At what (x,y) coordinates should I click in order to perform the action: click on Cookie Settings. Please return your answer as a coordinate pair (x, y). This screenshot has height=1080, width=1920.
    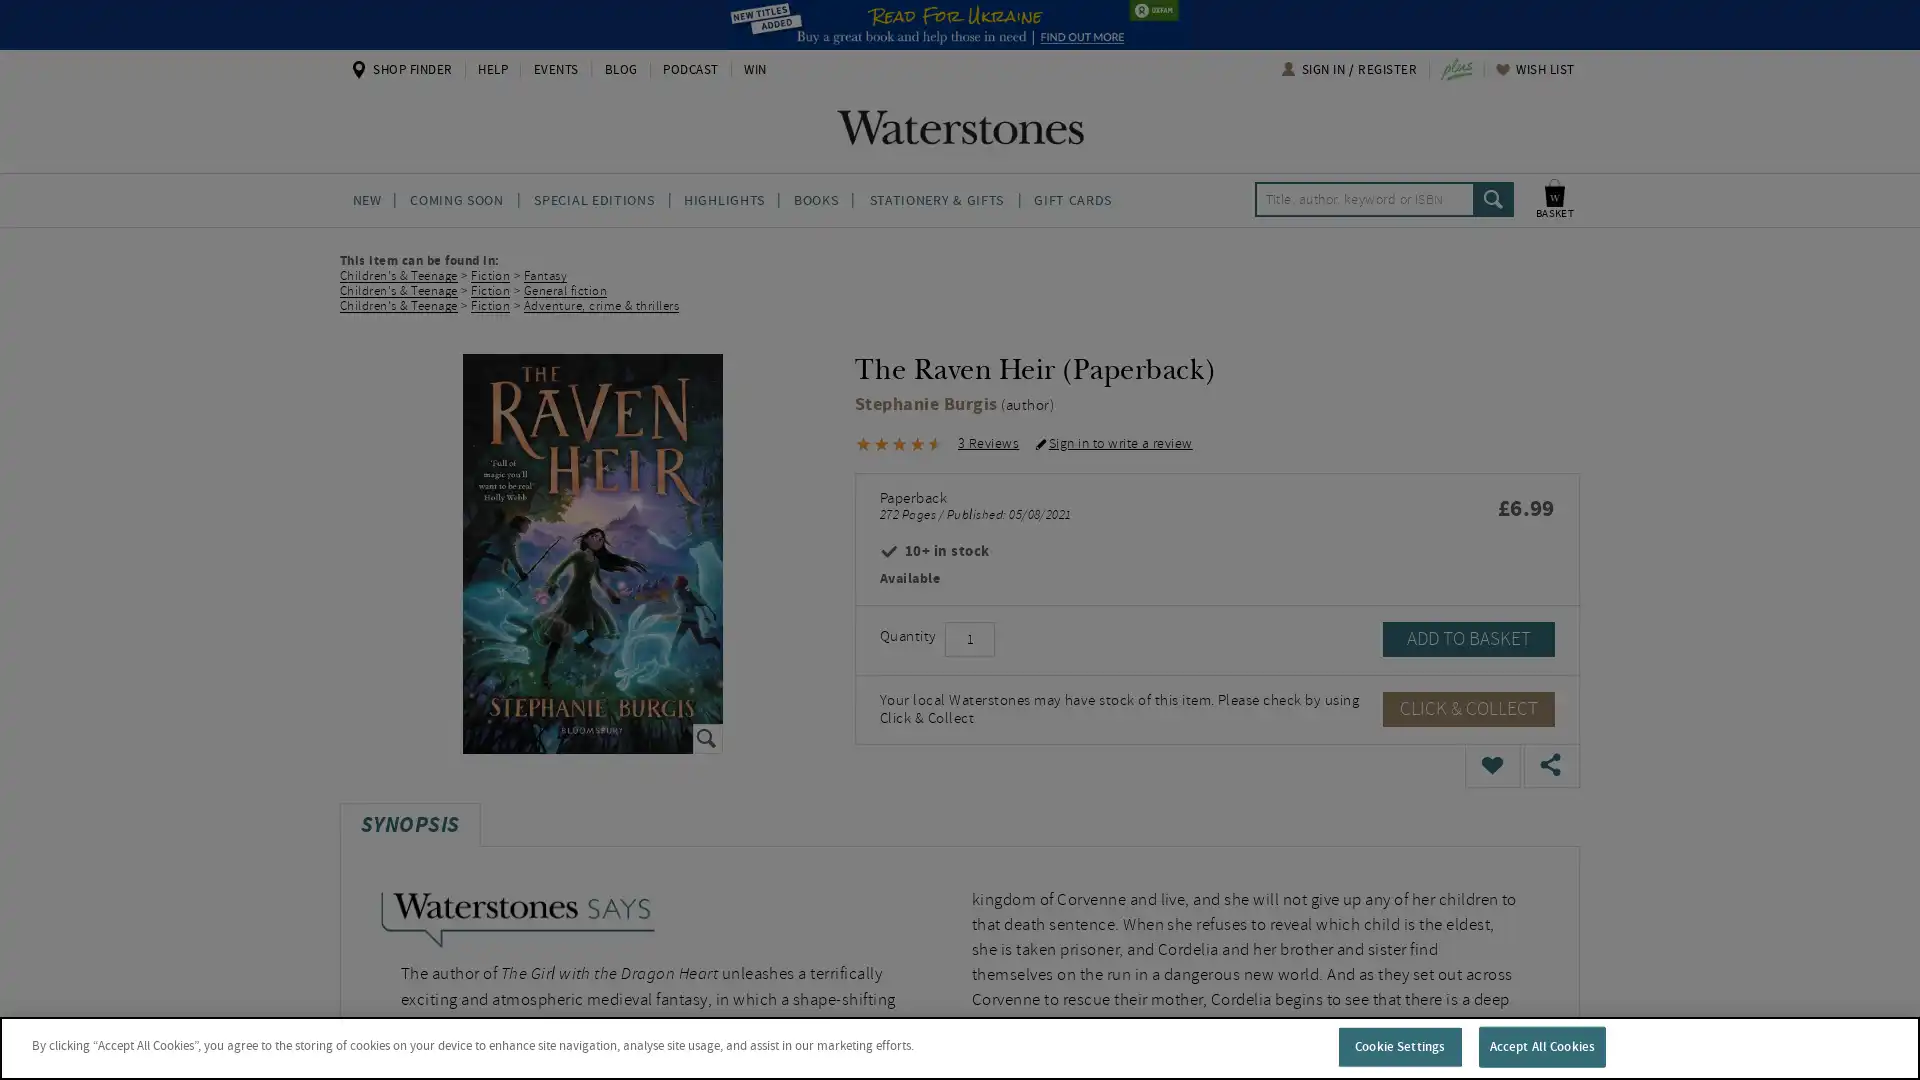
    Looking at the image, I should click on (1398, 1045).